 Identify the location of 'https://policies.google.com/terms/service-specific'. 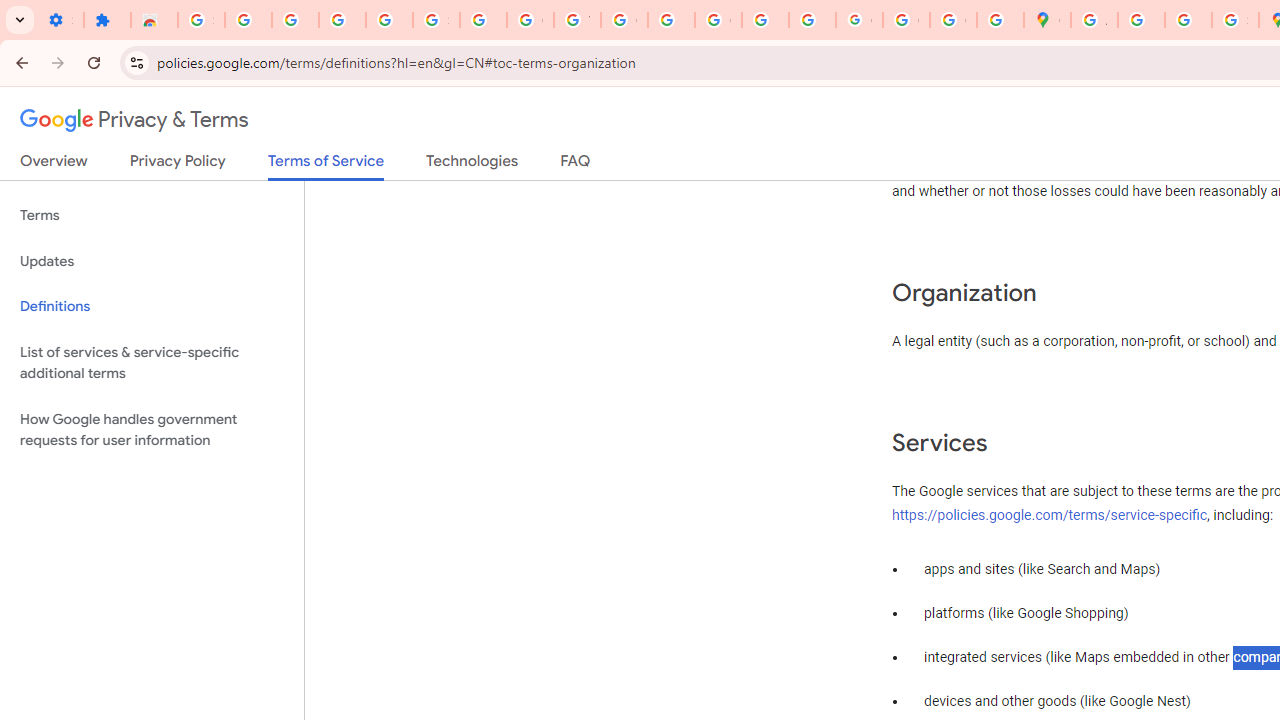
(1049, 514).